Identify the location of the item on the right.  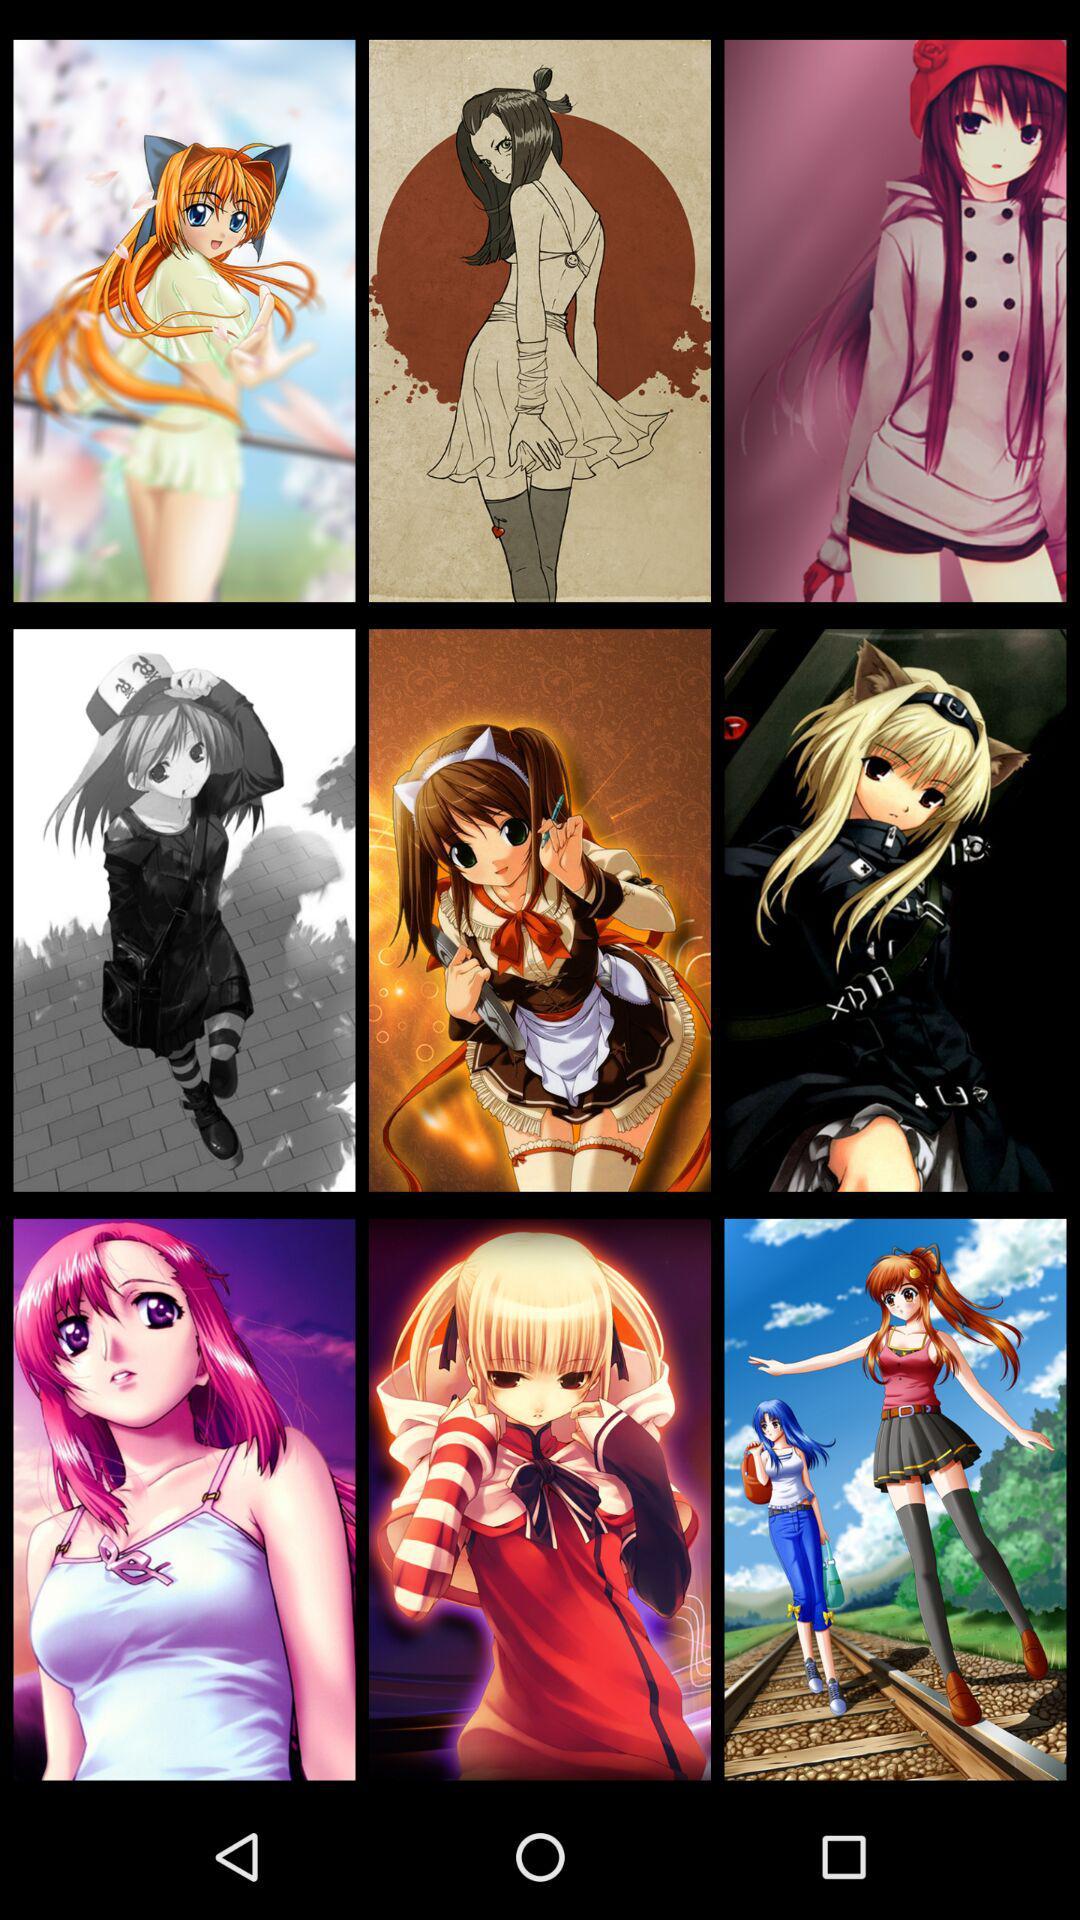
(894, 909).